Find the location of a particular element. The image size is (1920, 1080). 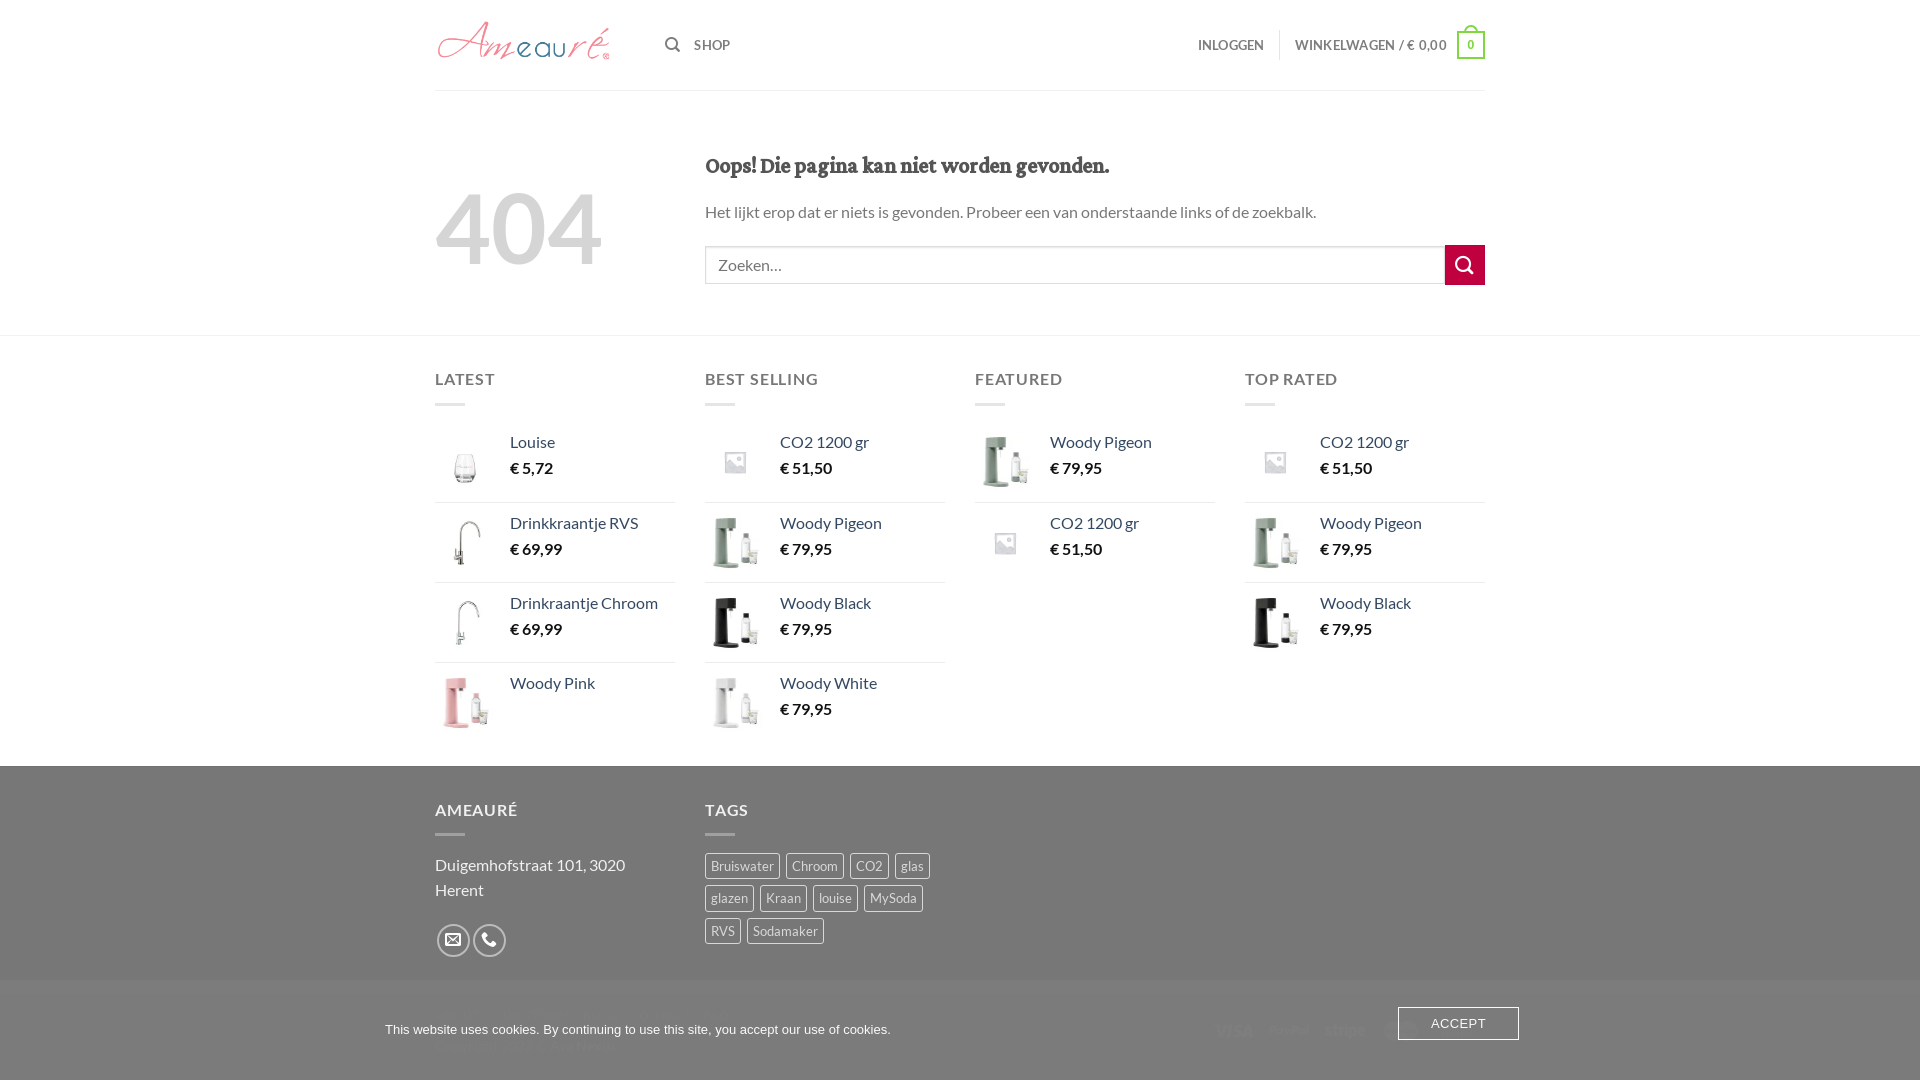

'Drinkkraantje RVS' is located at coordinates (591, 522).